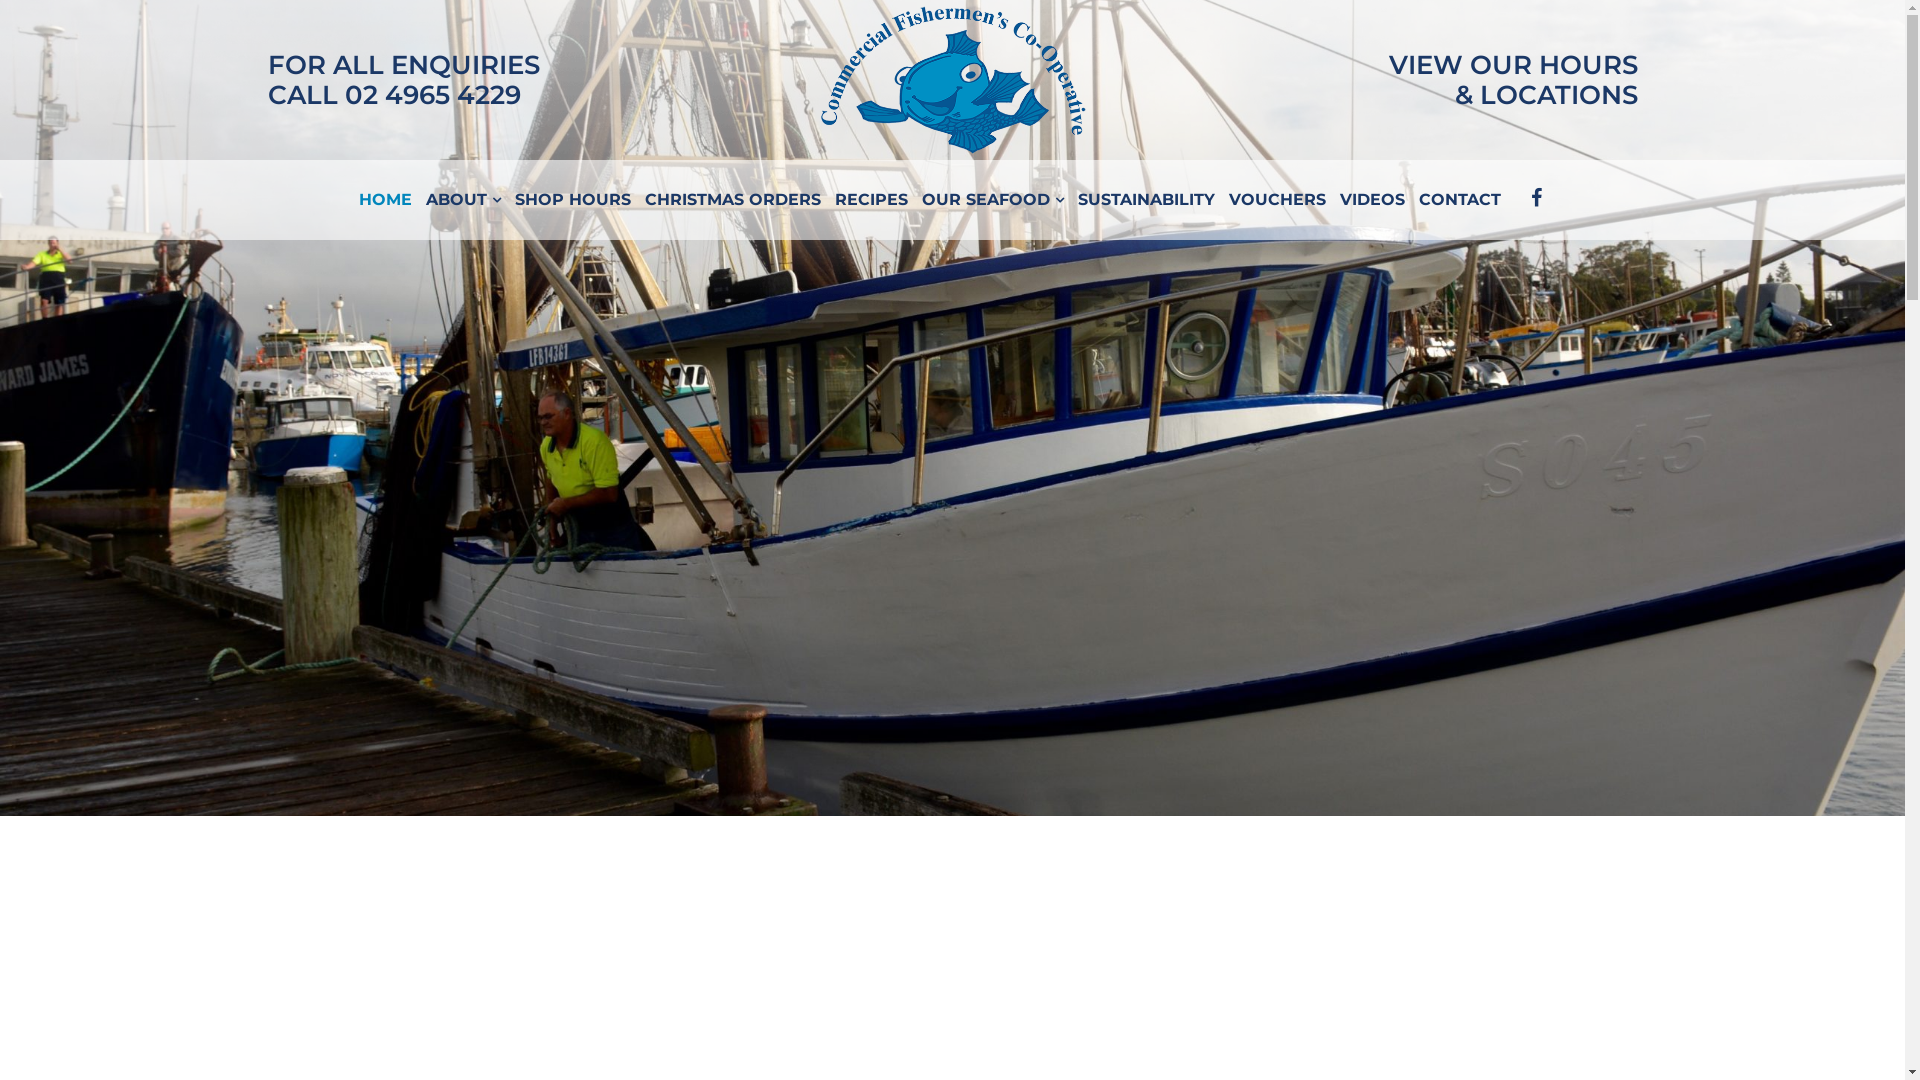 Image resolution: width=1920 pixels, height=1080 pixels. What do you see at coordinates (509, 200) in the screenshot?
I see `'SHOP HOURS'` at bounding box center [509, 200].